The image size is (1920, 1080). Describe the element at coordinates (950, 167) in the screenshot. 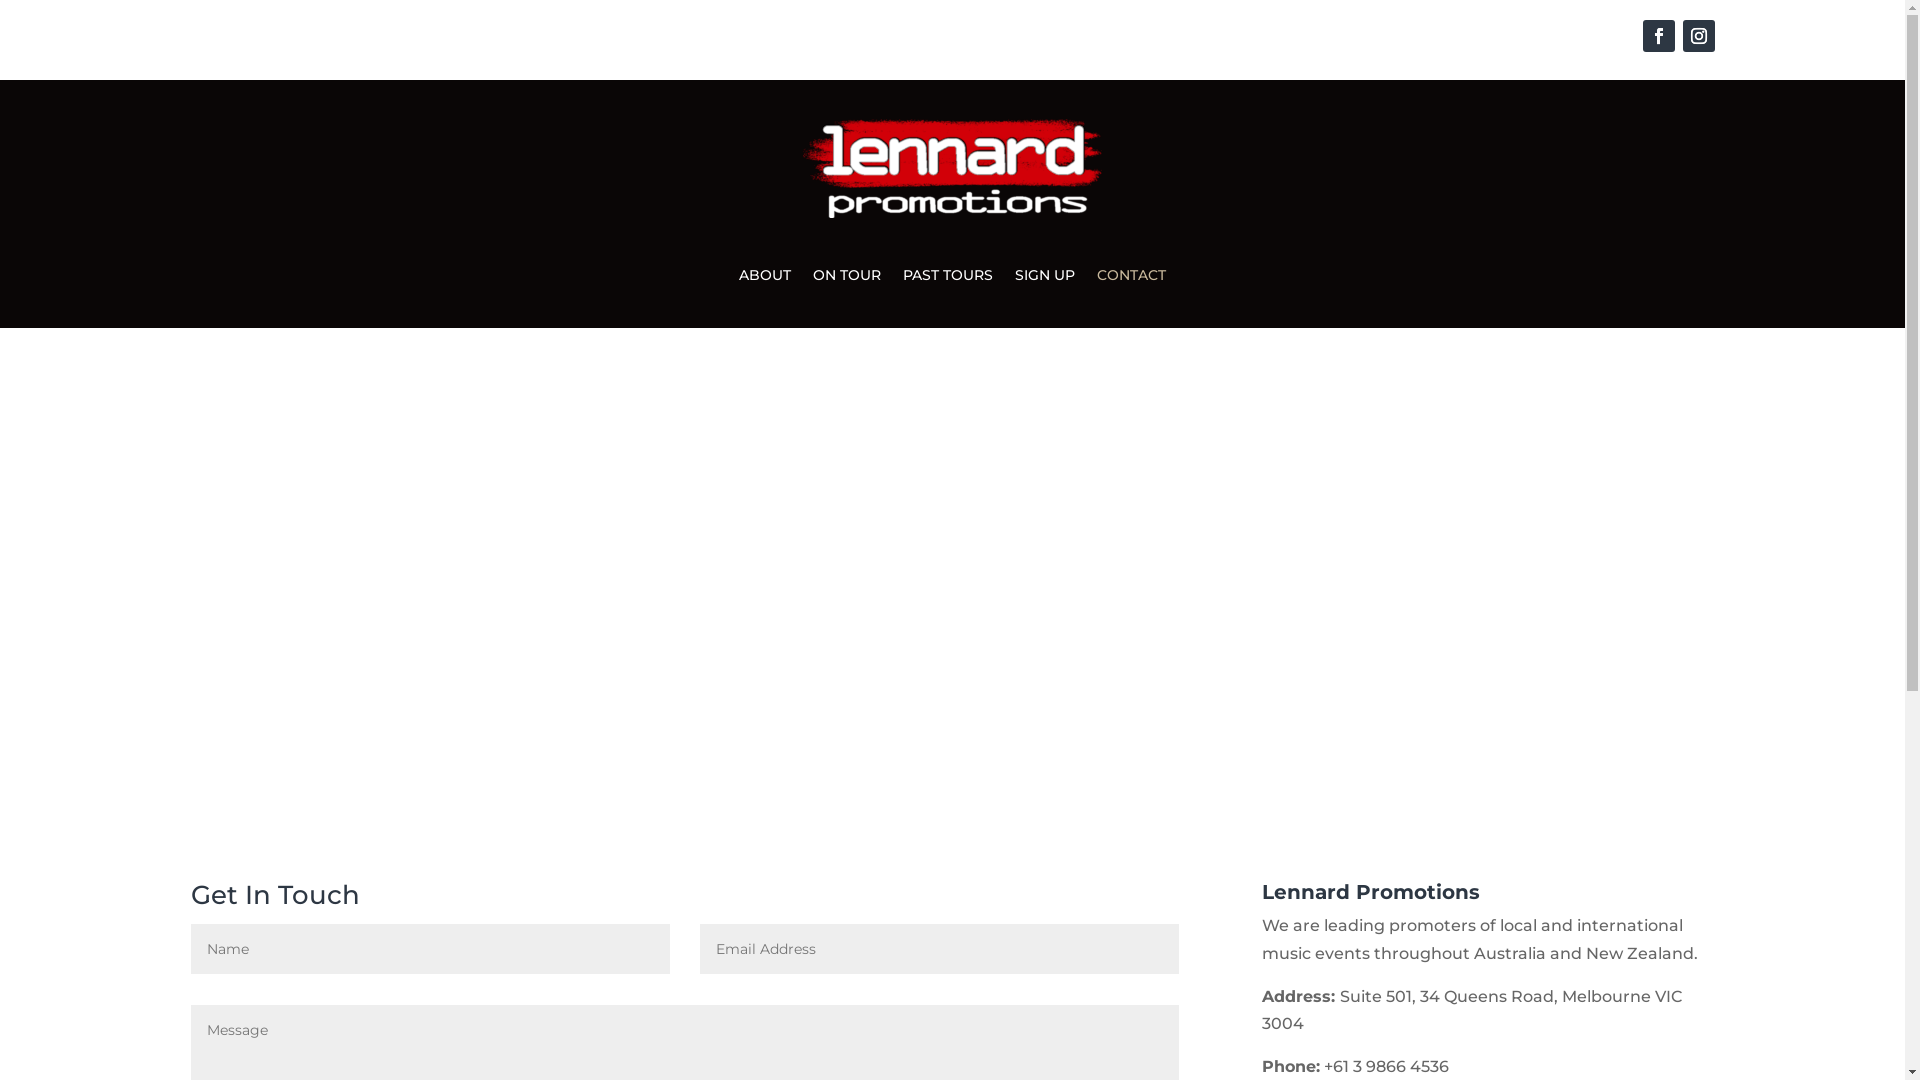

I see `'LennardPormotions_logo_edited_300px'` at that location.